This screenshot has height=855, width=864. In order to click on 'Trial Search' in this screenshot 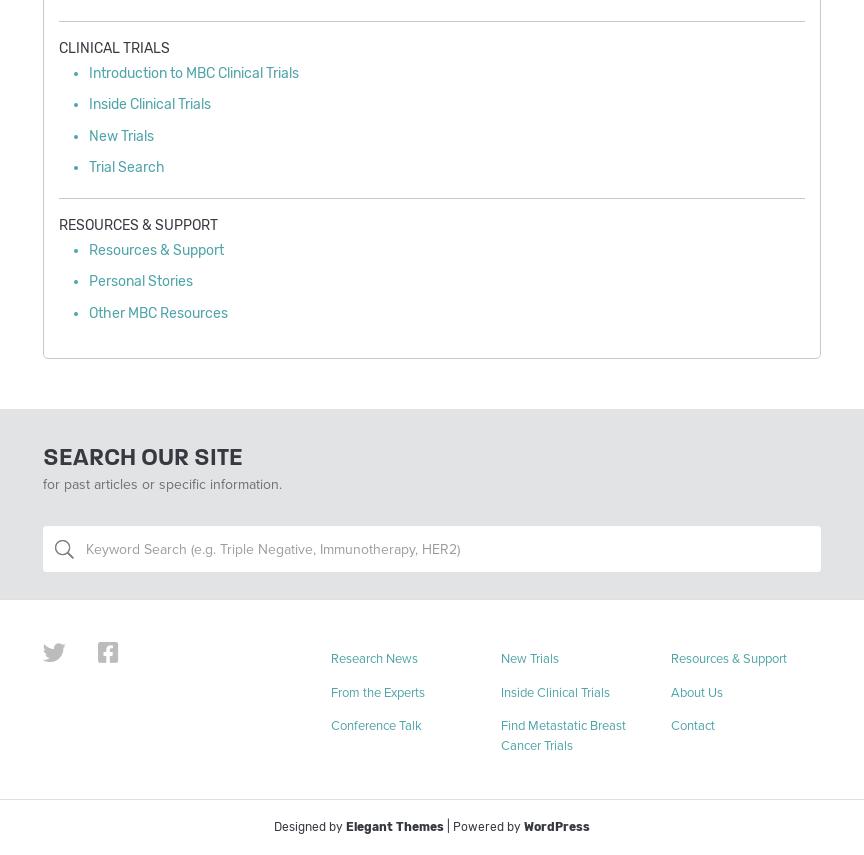, I will do `click(88, 166)`.